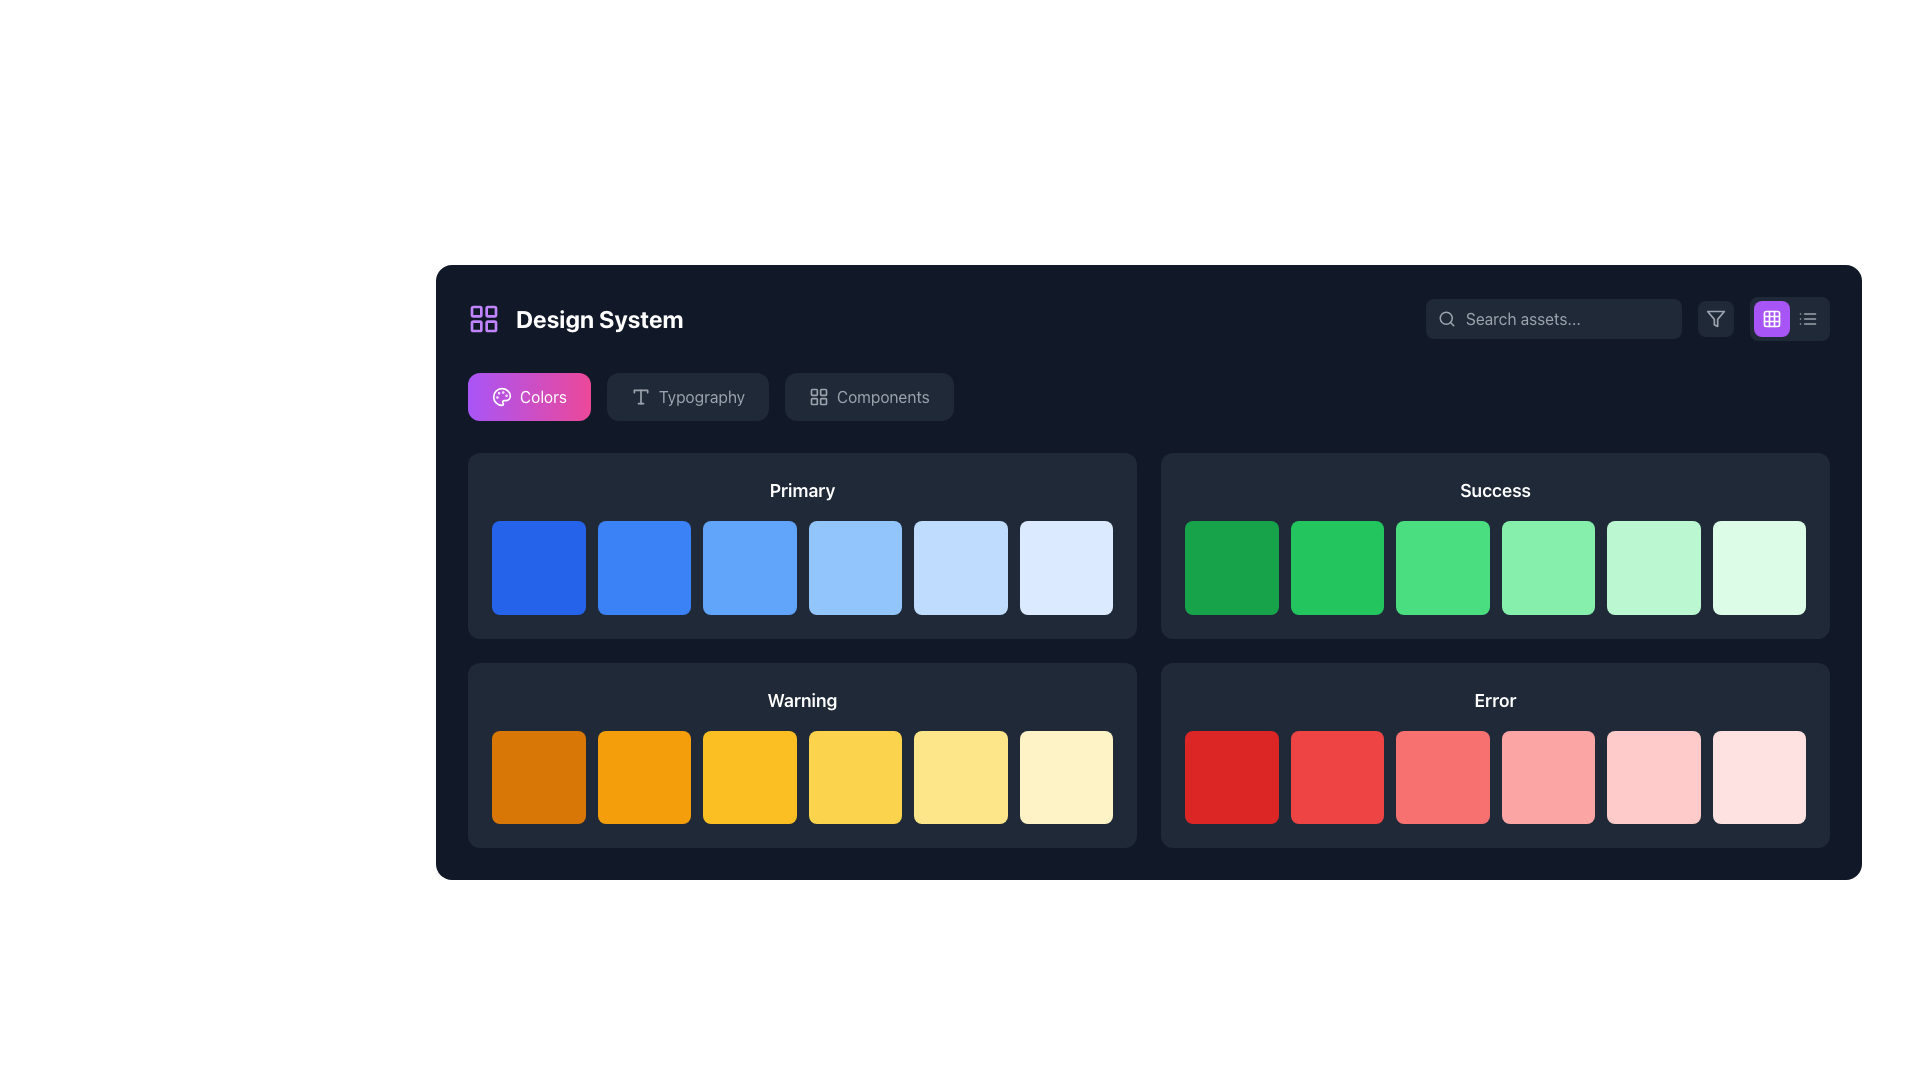  Describe the element at coordinates (502, 397) in the screenshot. I see `color palette icon located in the upper left section of the interface, which is part of the 'Colors' button, positioned to the left of 'Typography' and 'Components.'` at that location.